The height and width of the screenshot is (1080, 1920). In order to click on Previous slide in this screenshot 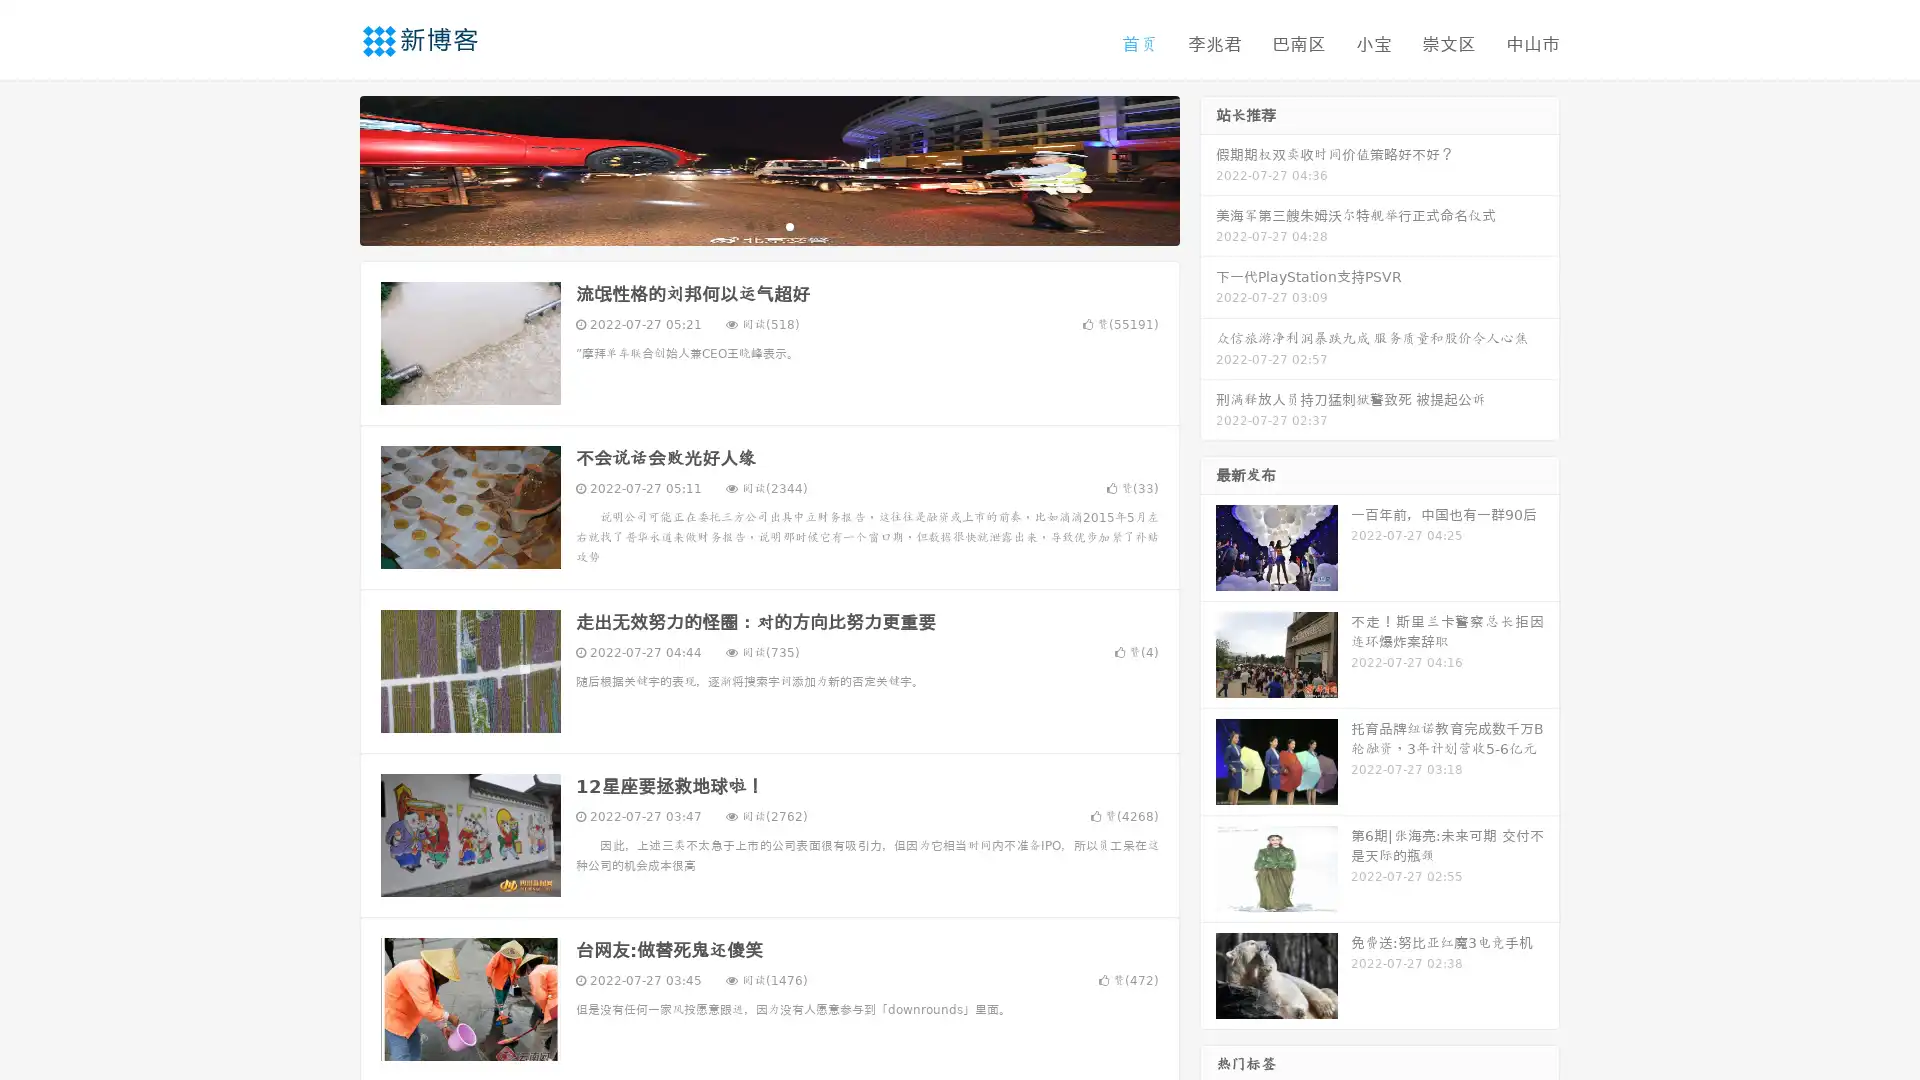, I will do `click(330, 168)`.